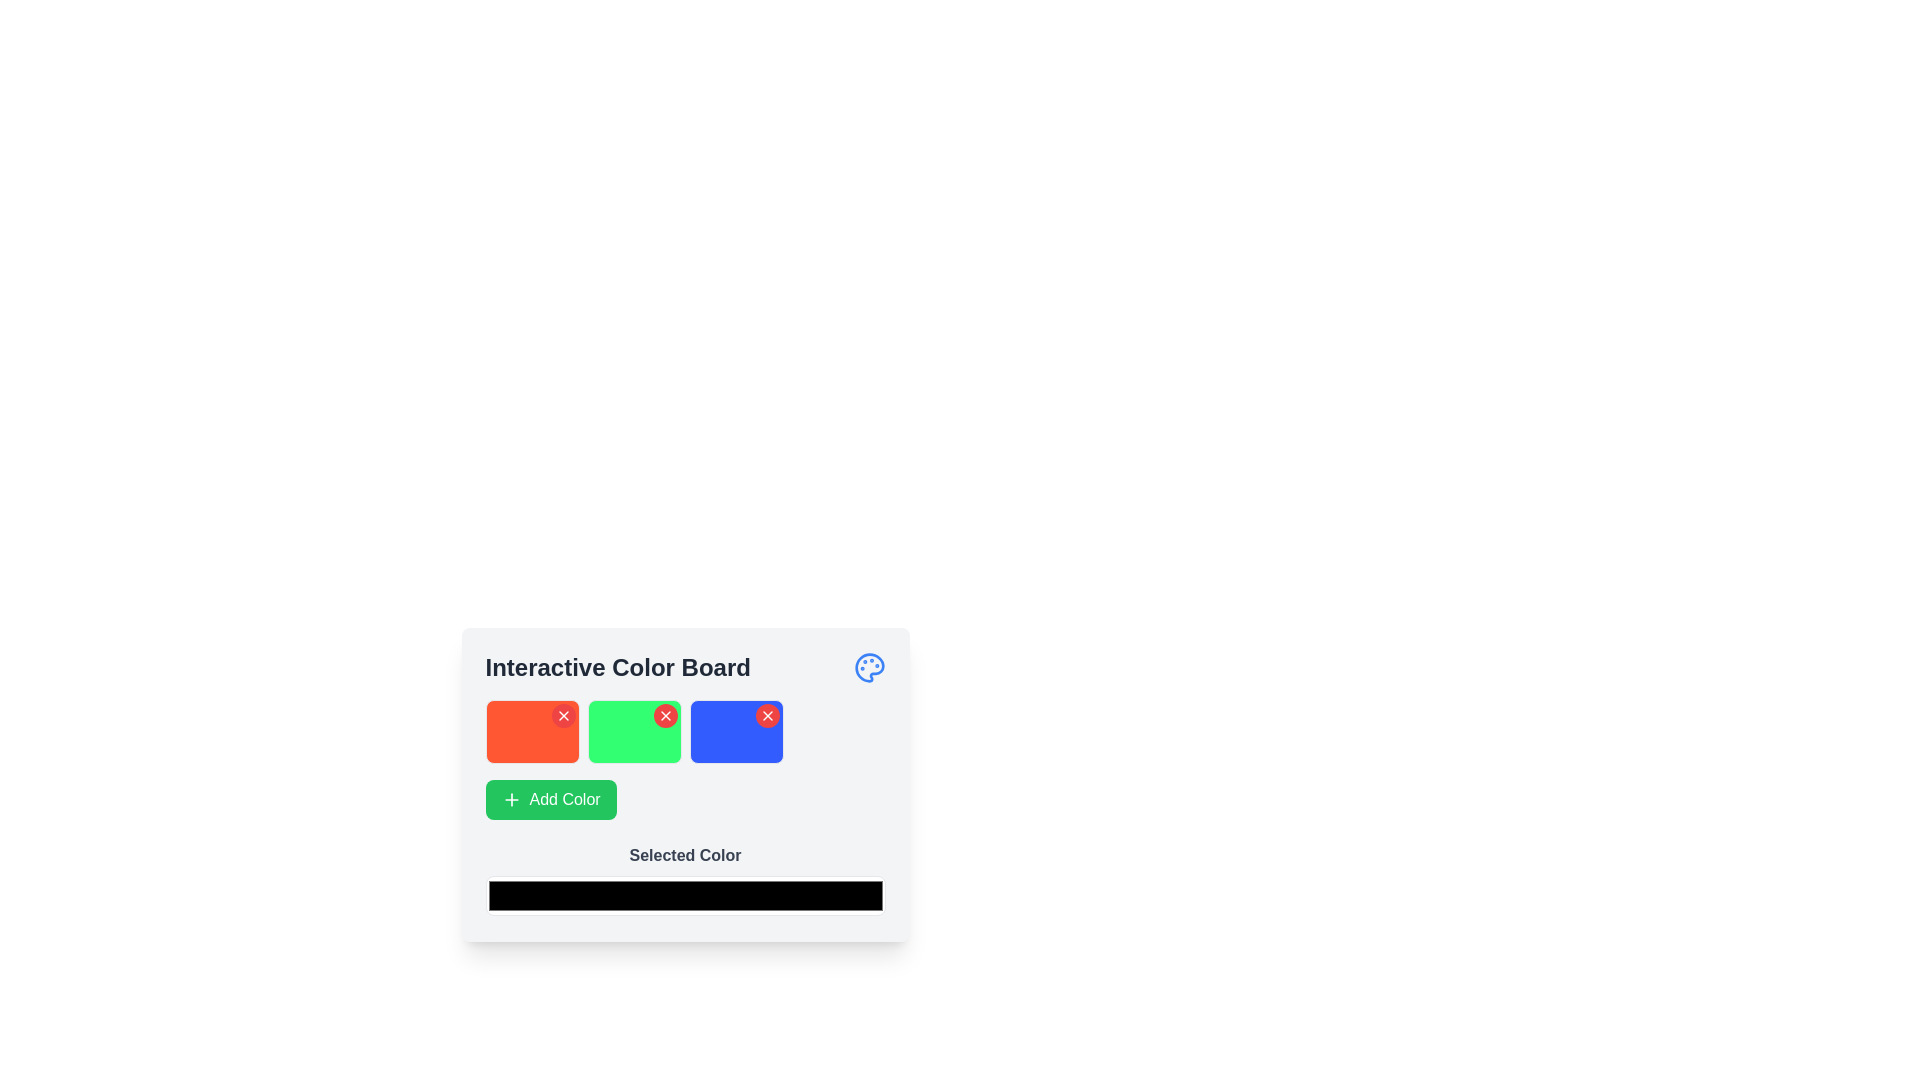 The width and height of the screenshot is (1920, 1080). Describe the element at coordinates (511, 798) in the screenshot. I see `the plus icon located within the green 'Add Color' button, which denotes an action` at that location.